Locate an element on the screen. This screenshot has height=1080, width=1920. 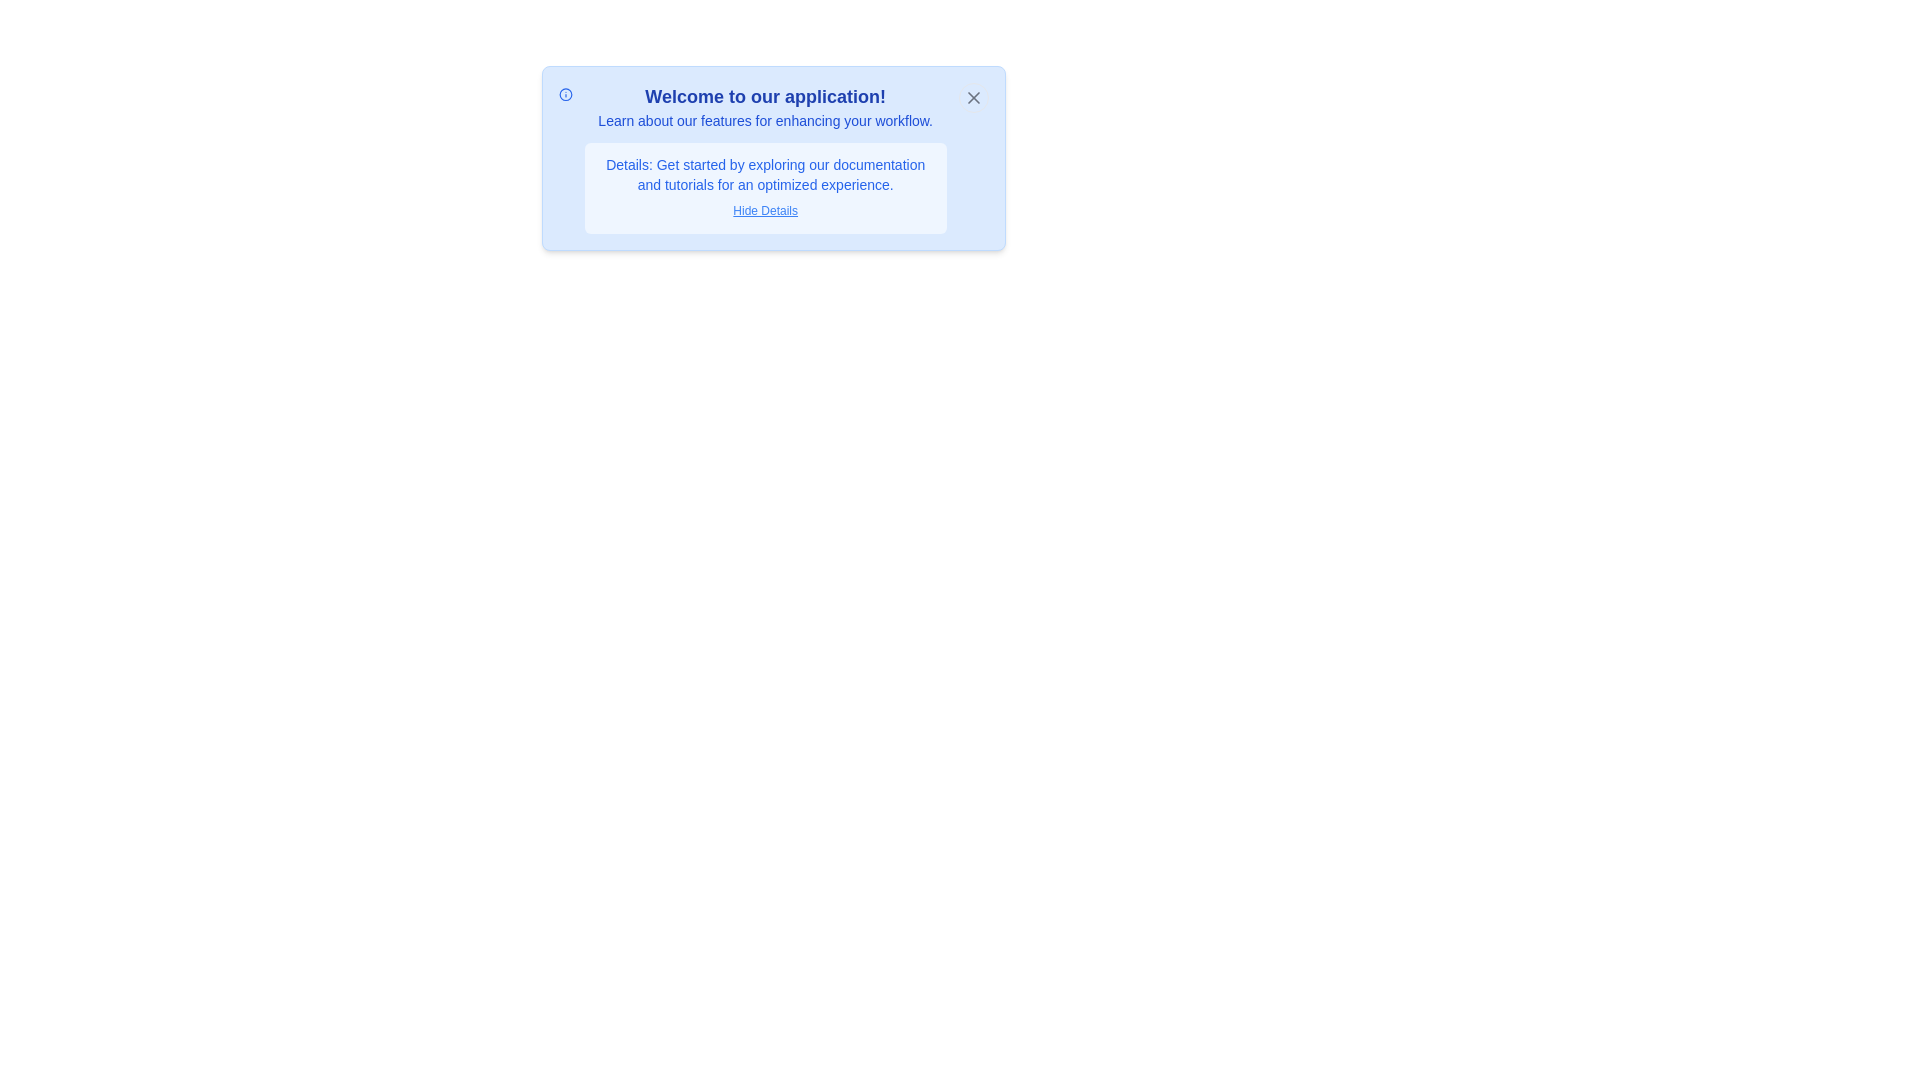
the close button to dismiss the alert is located at coordinates (973, 97).